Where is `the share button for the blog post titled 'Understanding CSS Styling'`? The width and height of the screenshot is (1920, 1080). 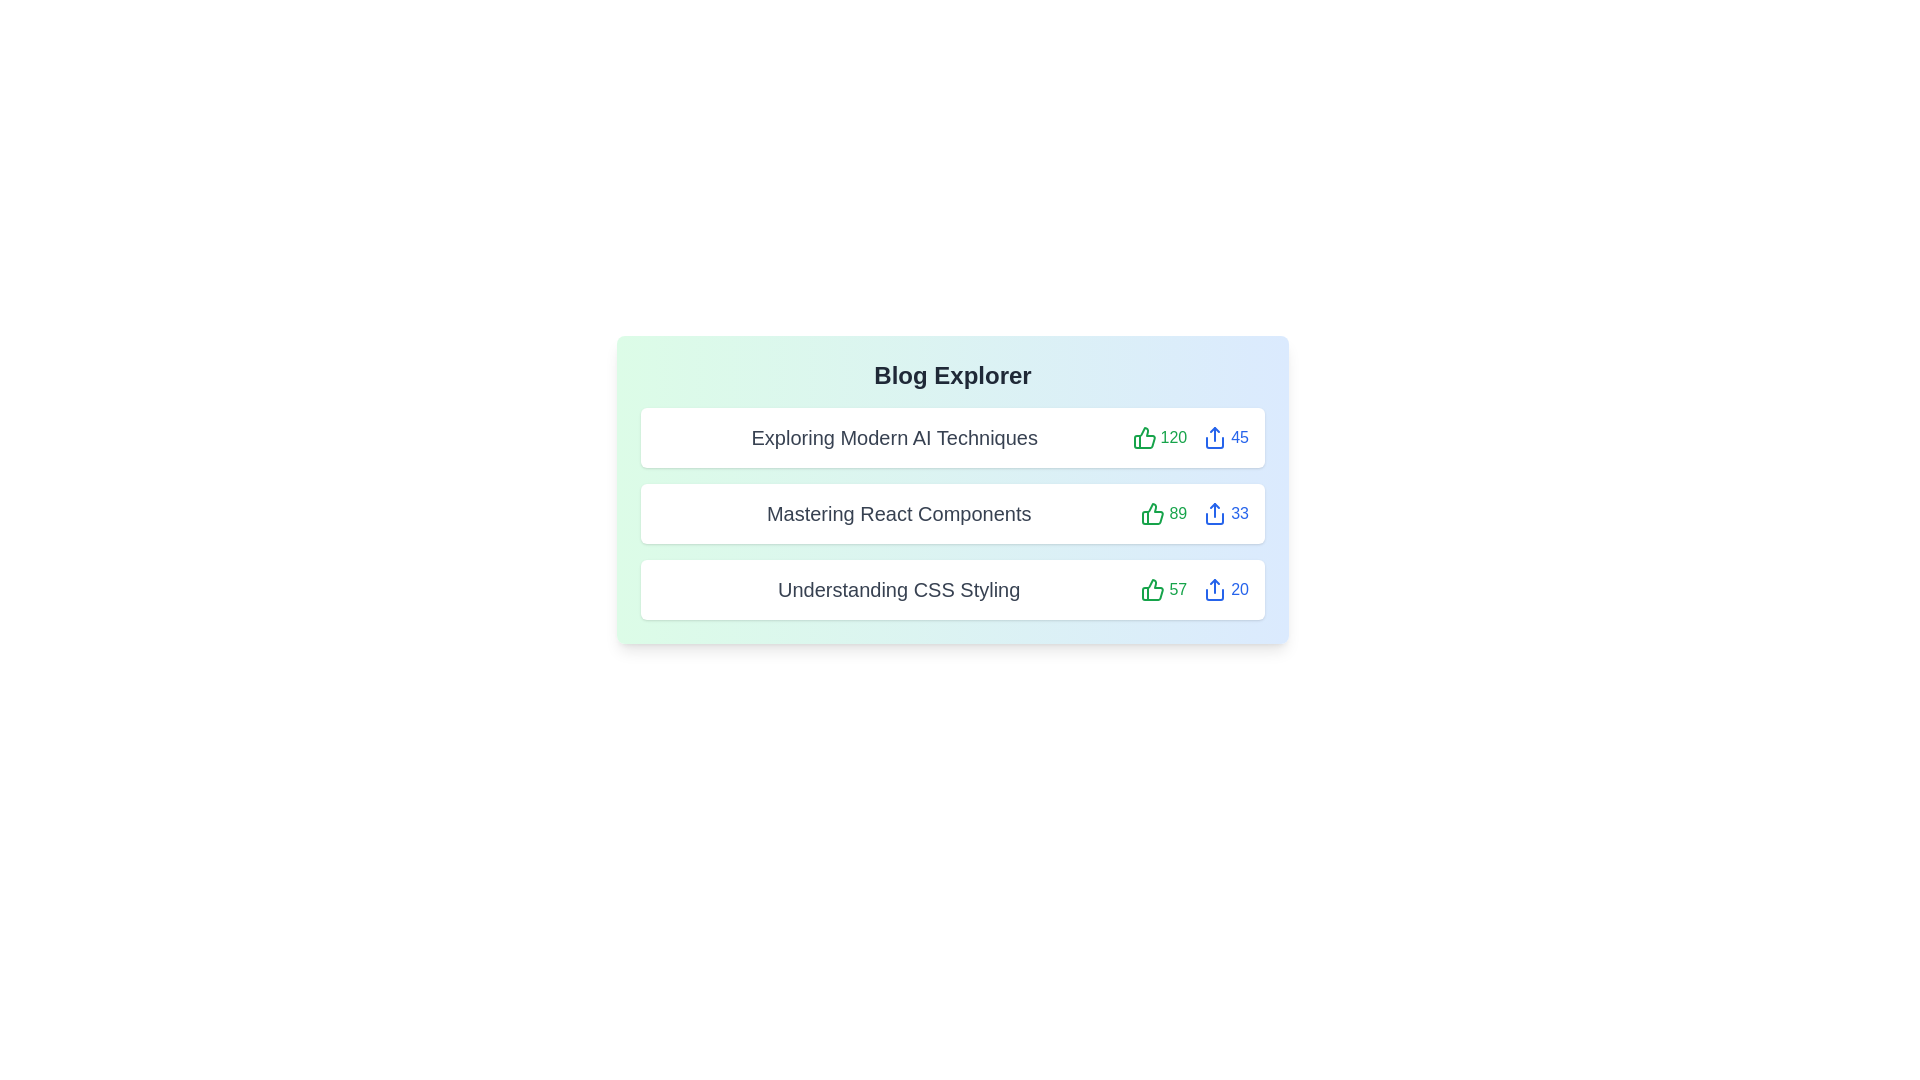 the share button for the blog post titled 'Understanding CSS Styling' is located at coordinates (1225, 589).